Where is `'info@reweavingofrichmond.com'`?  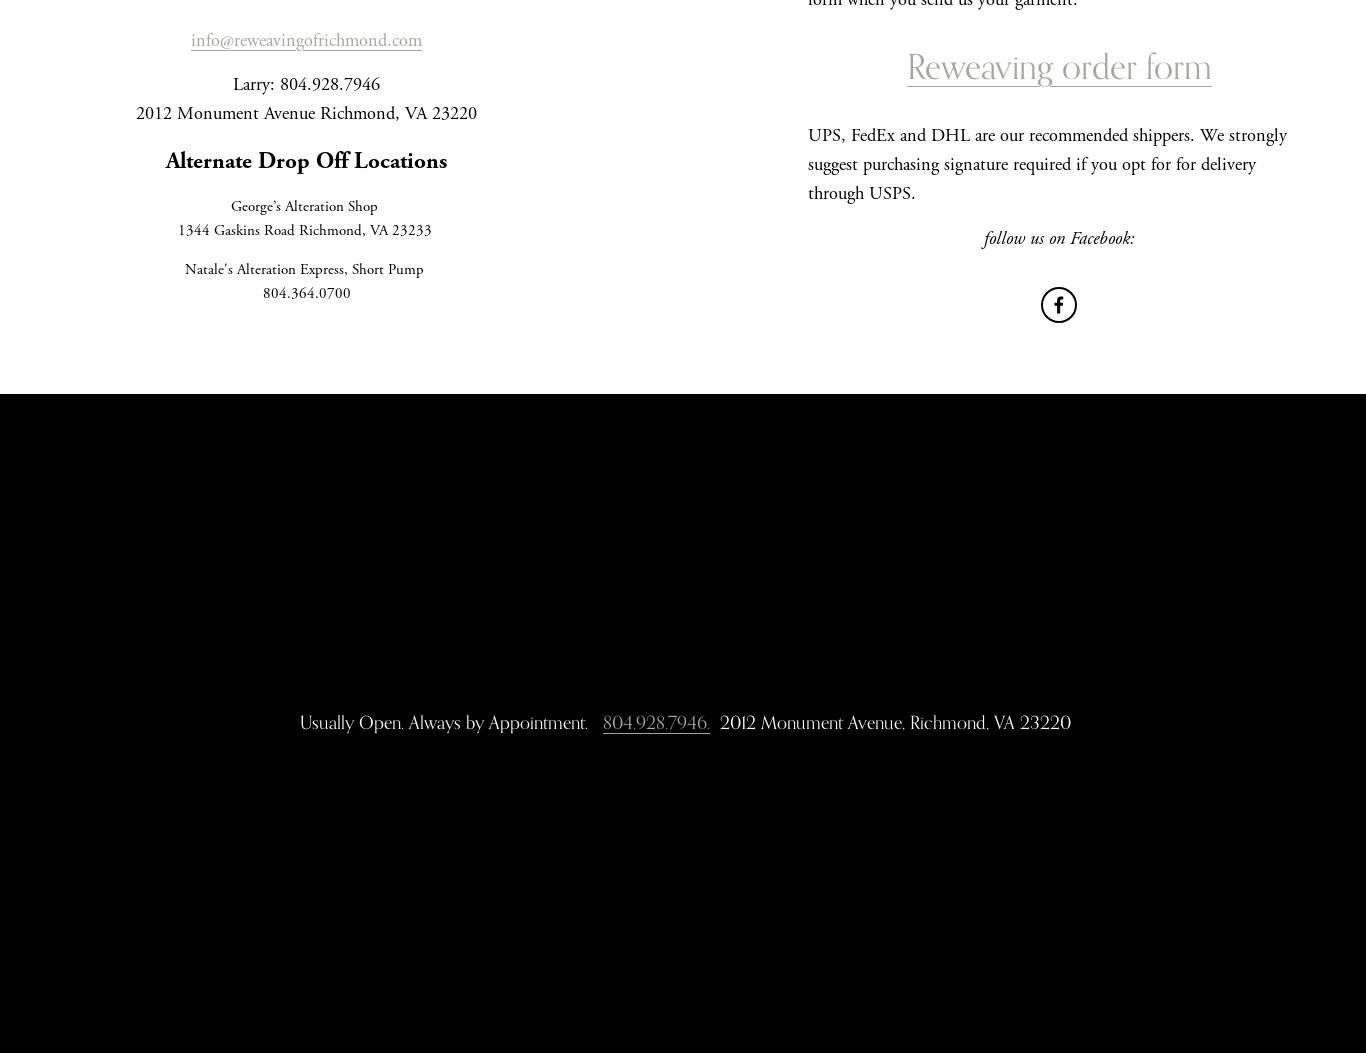 'info@reweavingofrichmond.com' is located at coordinates (306, 39).